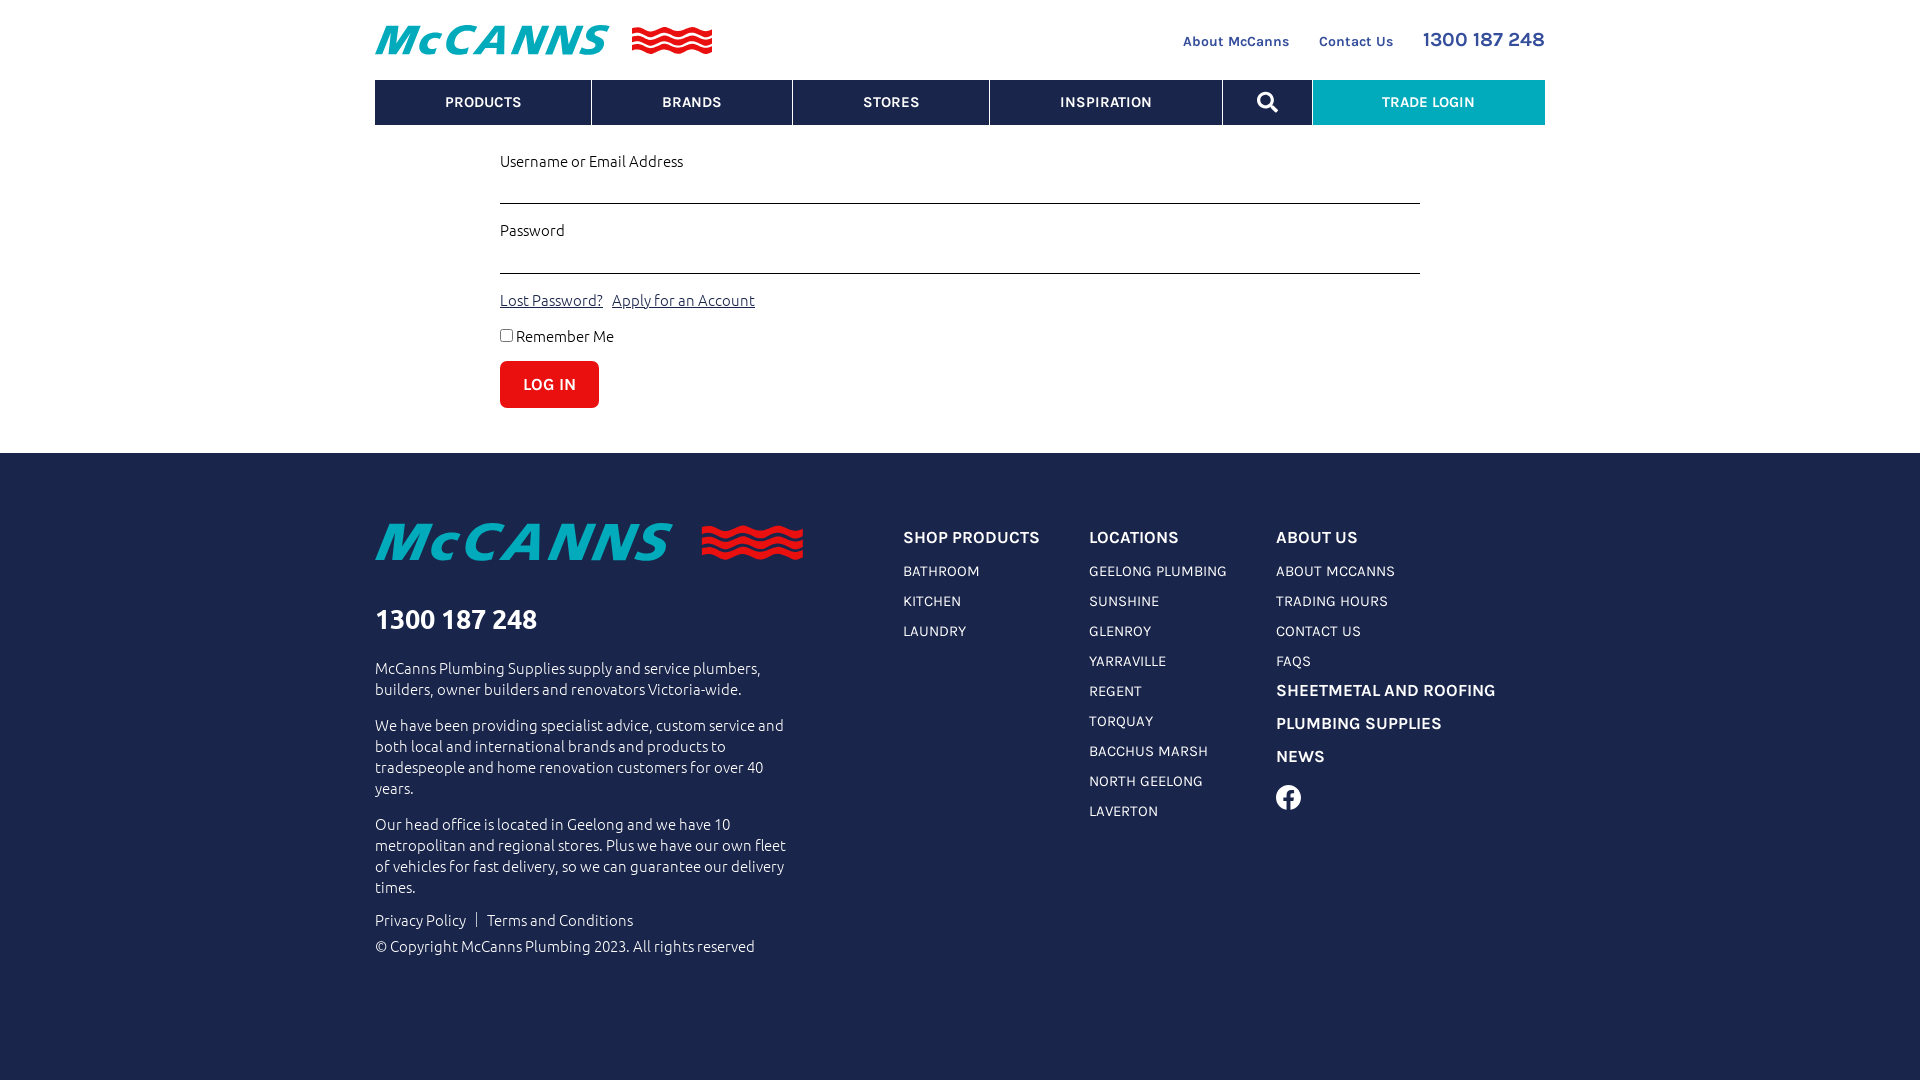  I want to click on 'Apply for an Account', so click(683, 298).